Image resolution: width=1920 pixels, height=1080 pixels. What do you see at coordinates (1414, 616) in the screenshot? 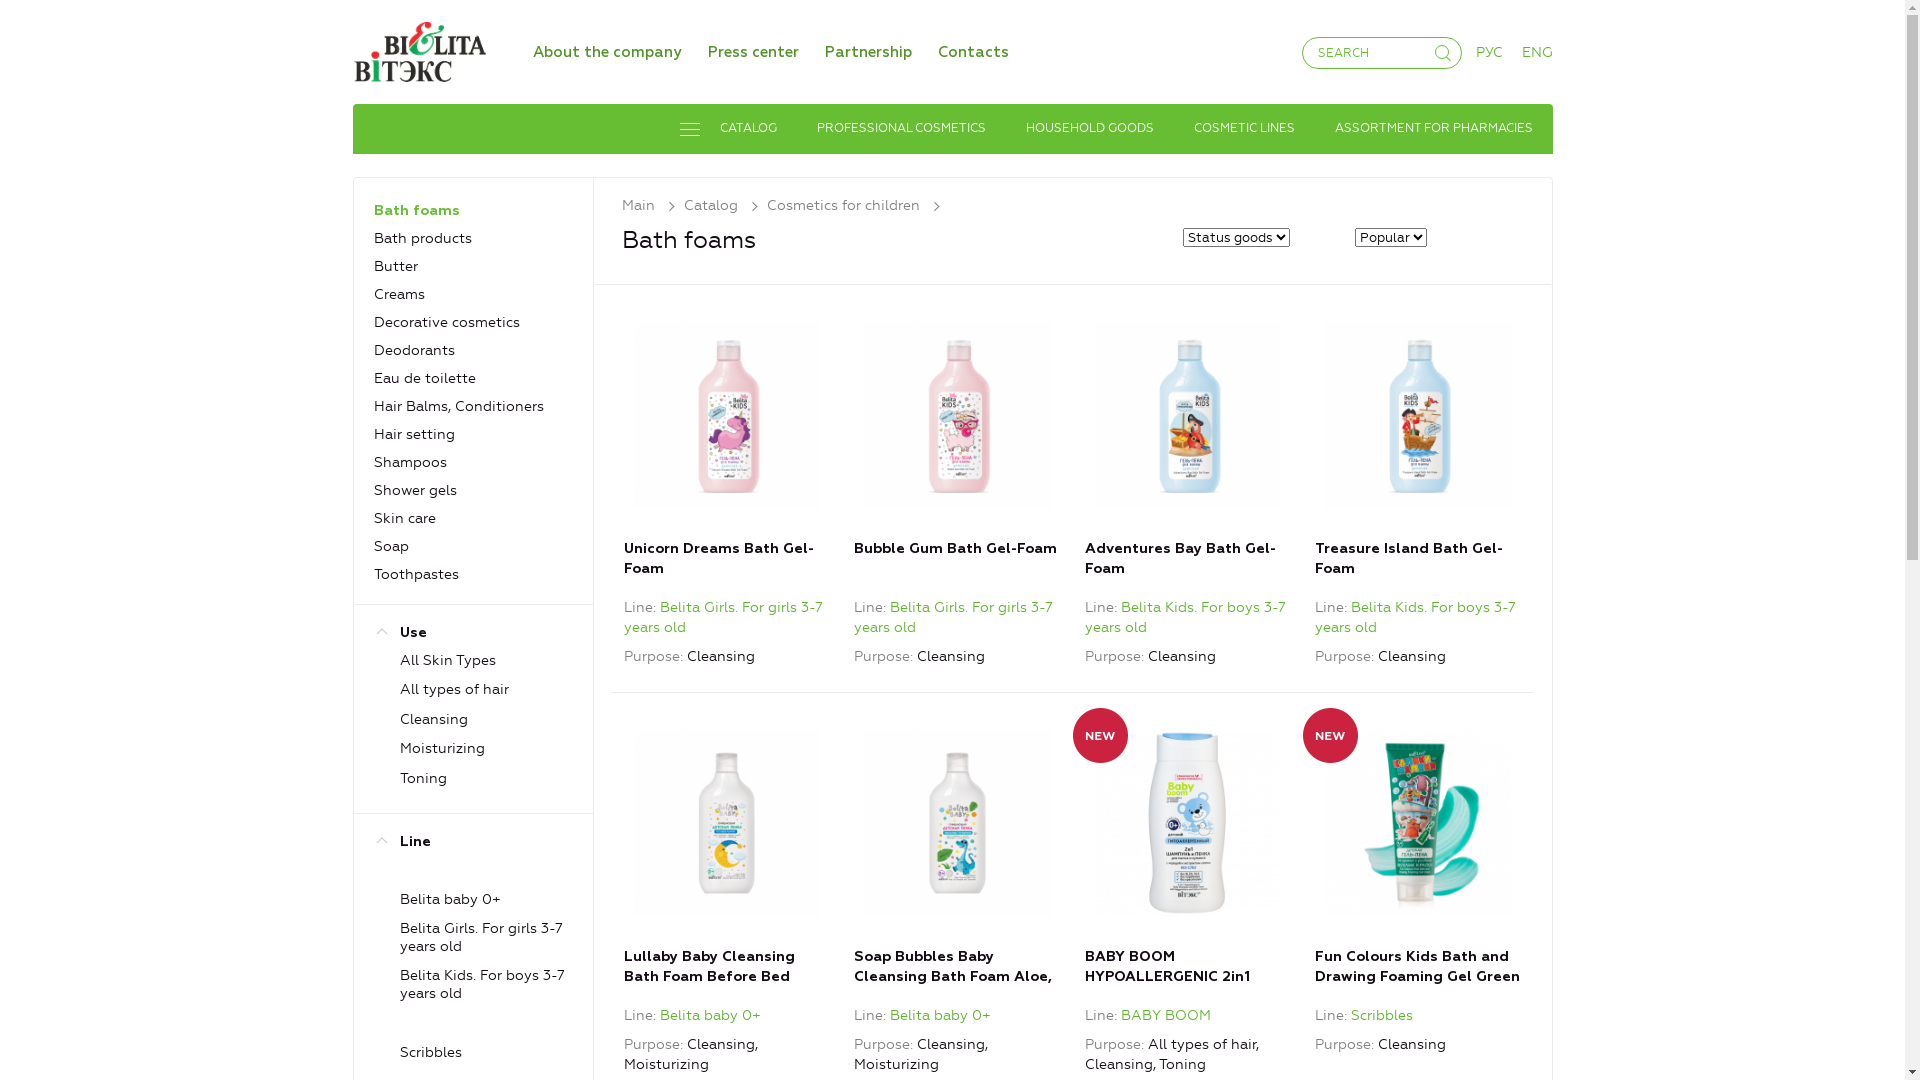
I see `'Belita Kids. For boys 3-7 years old'` at bounding box center [1414, 616].